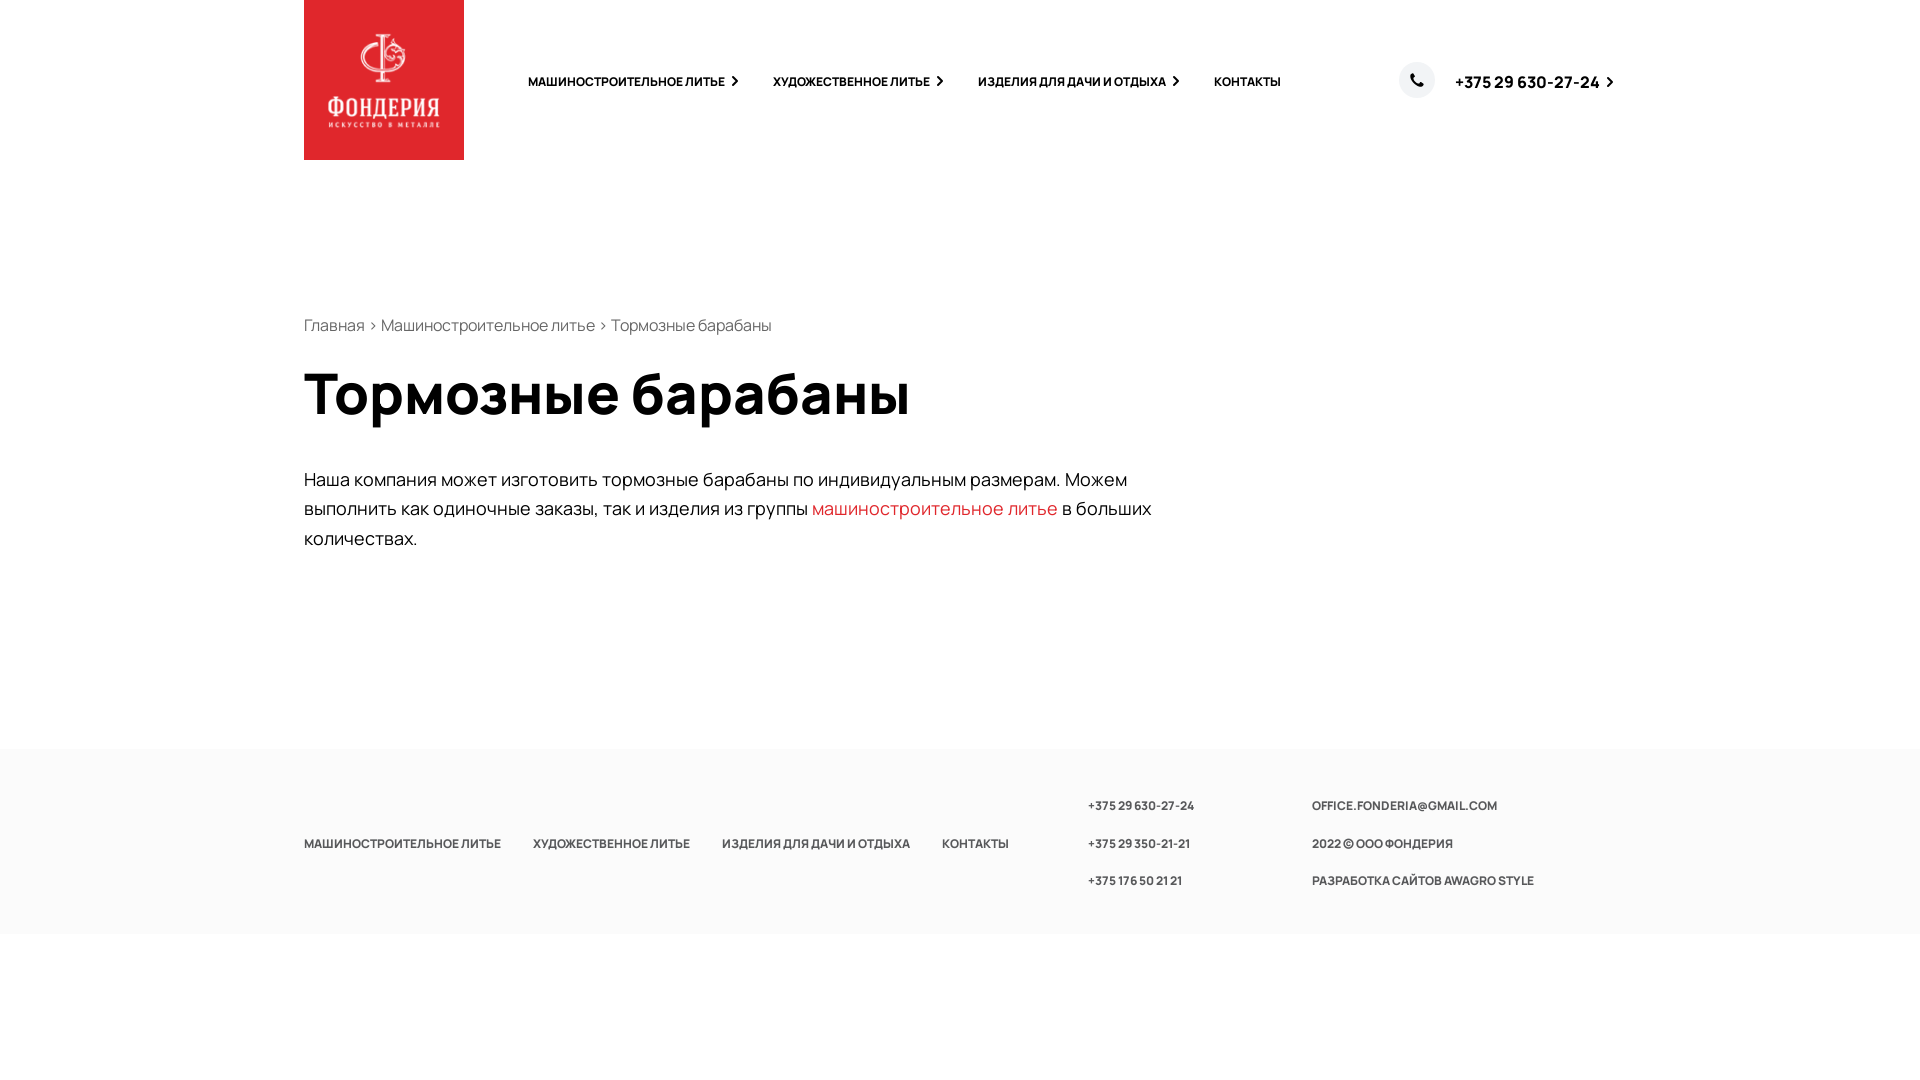 The image size is (1920, 1080). Describe the element at coordinates (1134, 879) in the screenshot. I see `'+375 176 50 21 21'` at that location.